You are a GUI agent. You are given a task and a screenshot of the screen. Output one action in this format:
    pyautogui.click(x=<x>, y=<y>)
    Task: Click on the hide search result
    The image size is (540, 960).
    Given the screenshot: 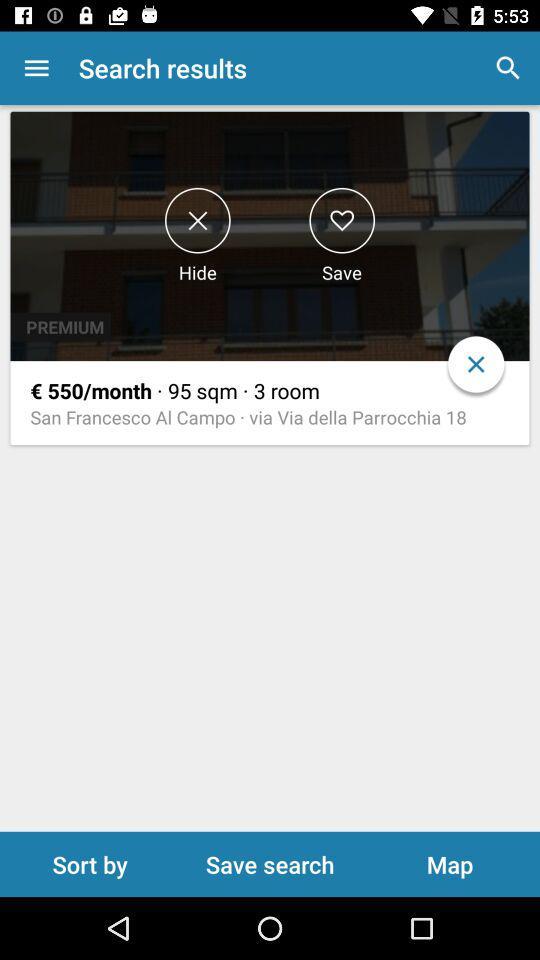 What is the action you would take?
    pyautogui.click(x=197, y=220)
    